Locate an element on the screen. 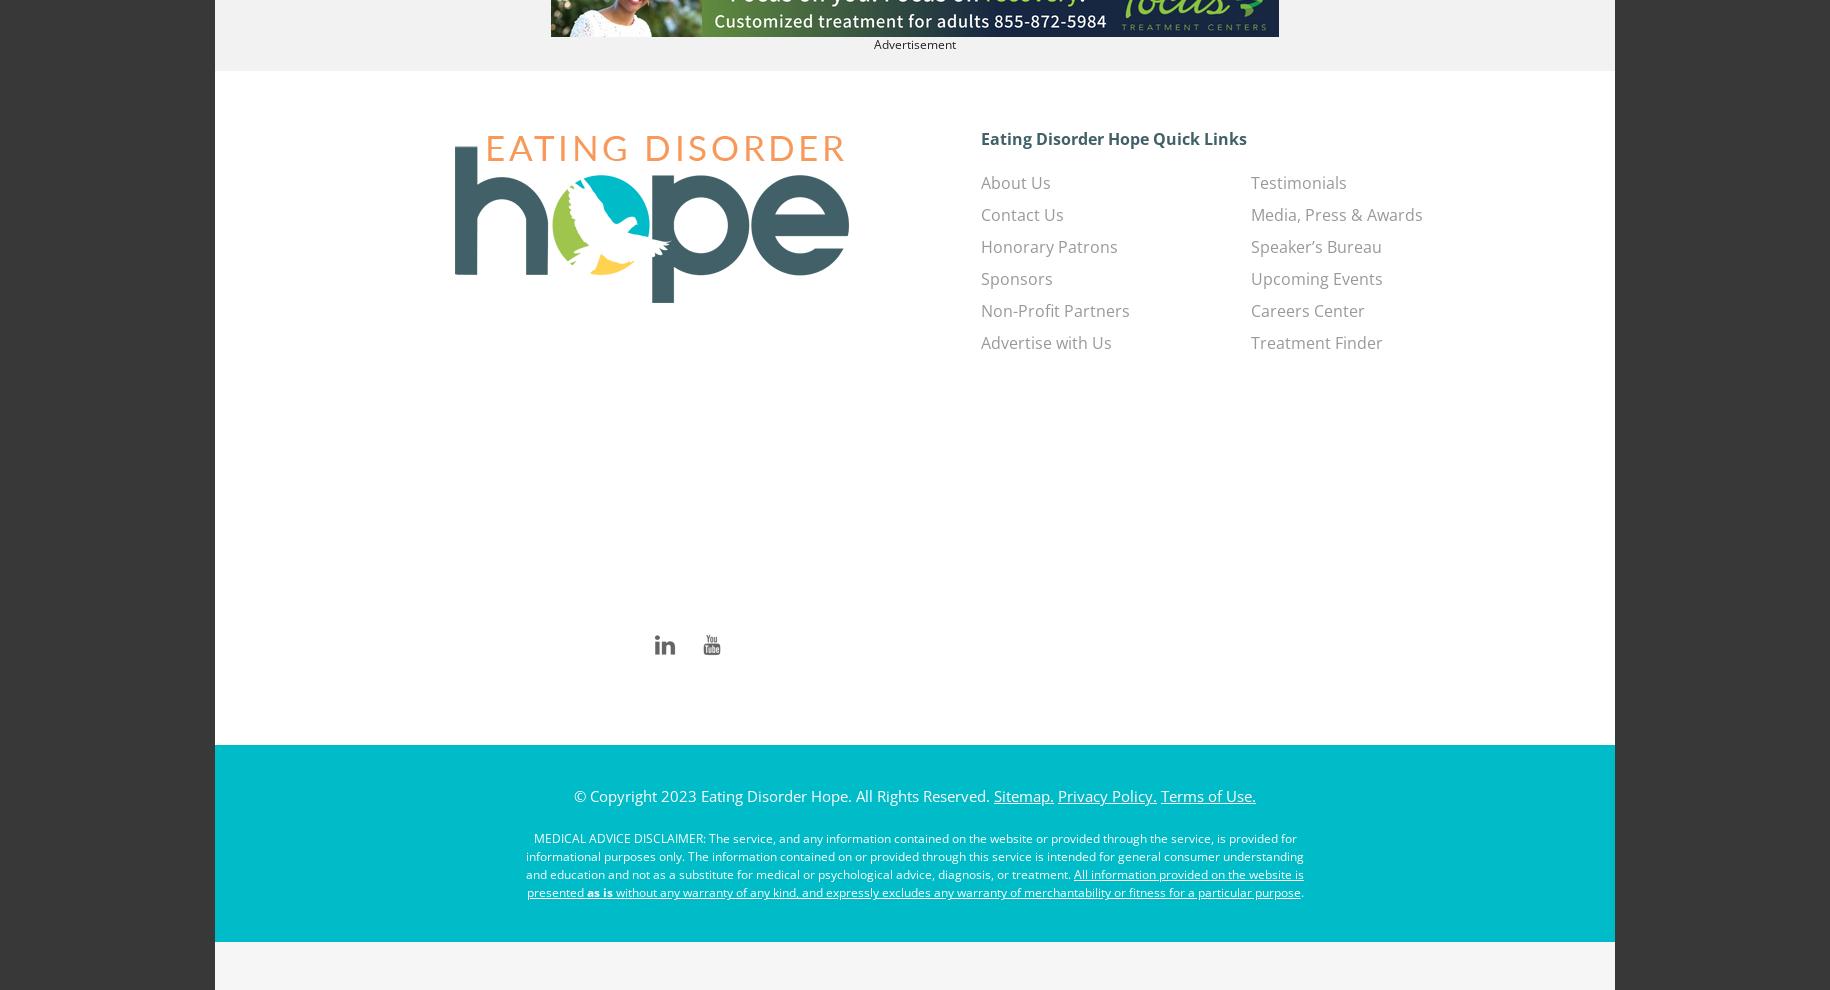 This screenshot has width=1830, height=990. 'Terms of Use.' is located at coordinates (1208, 794).